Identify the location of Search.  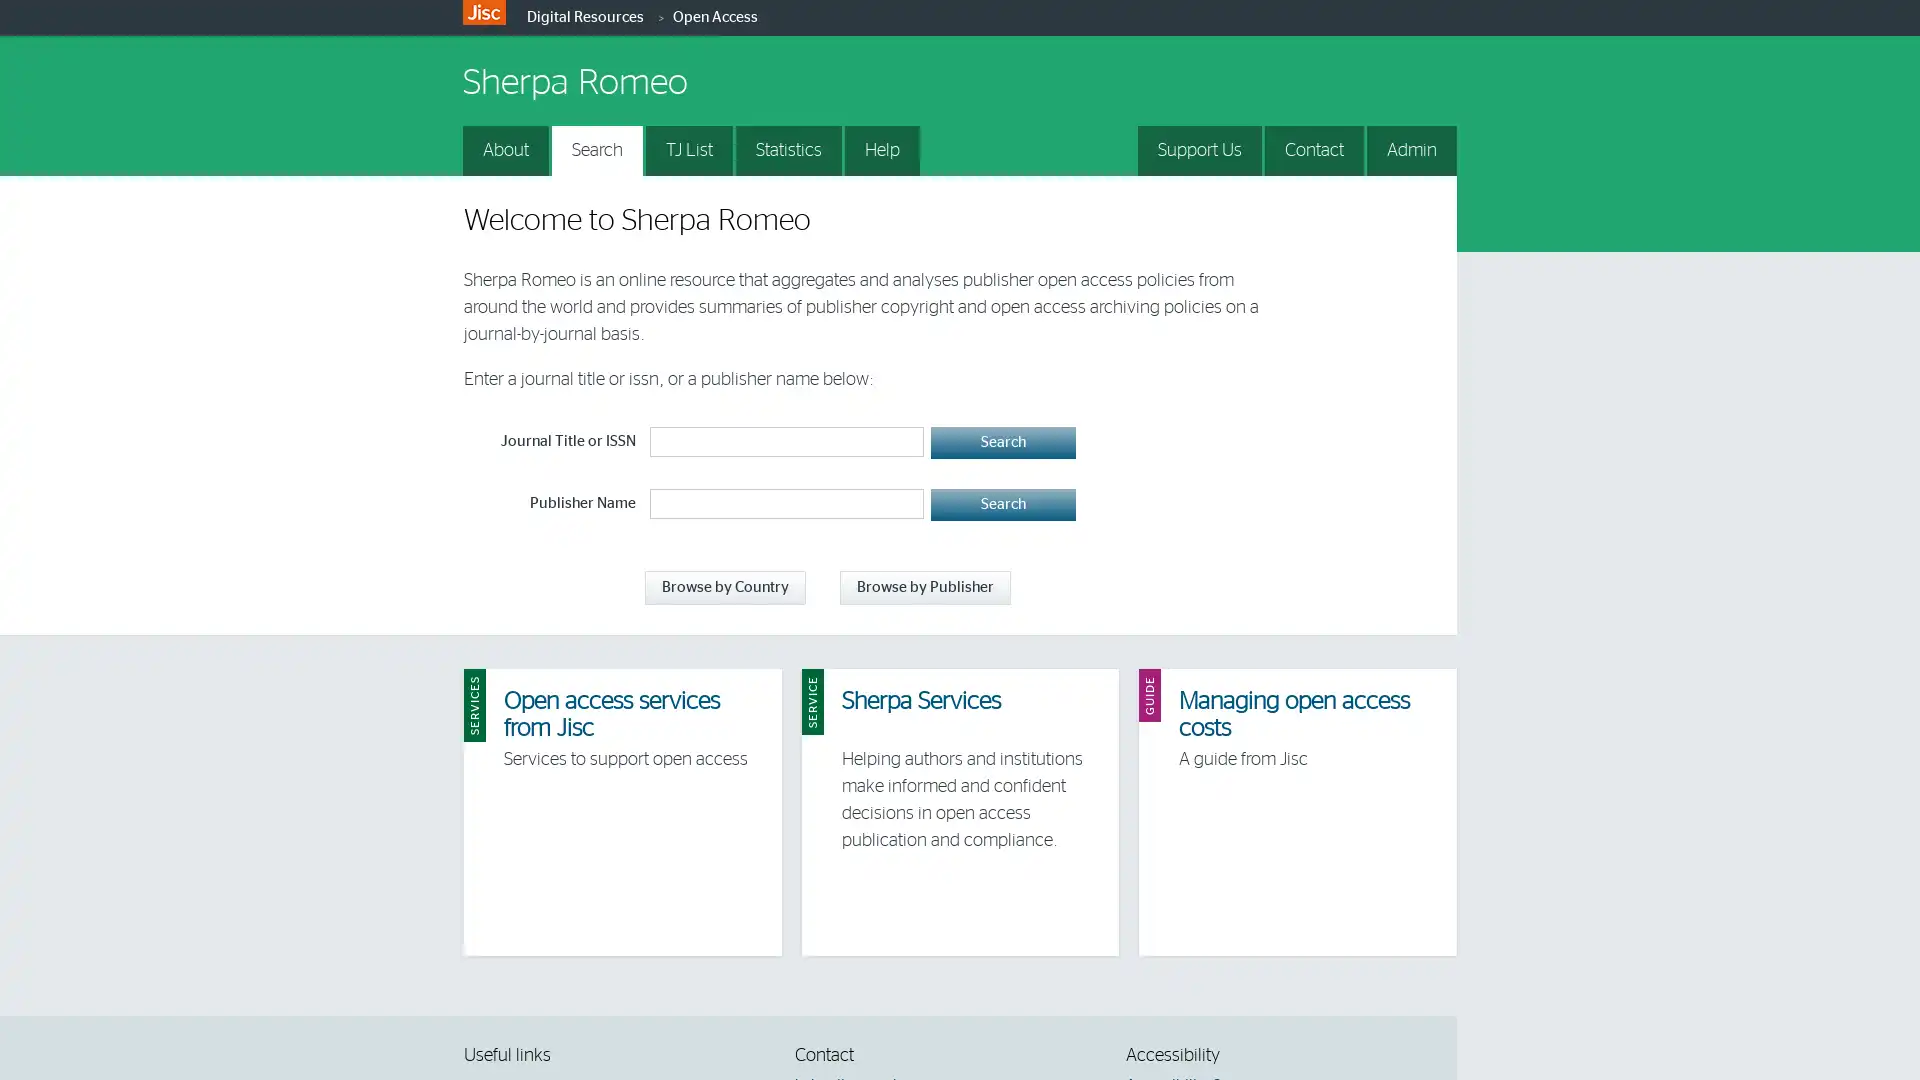
(1002, 442).